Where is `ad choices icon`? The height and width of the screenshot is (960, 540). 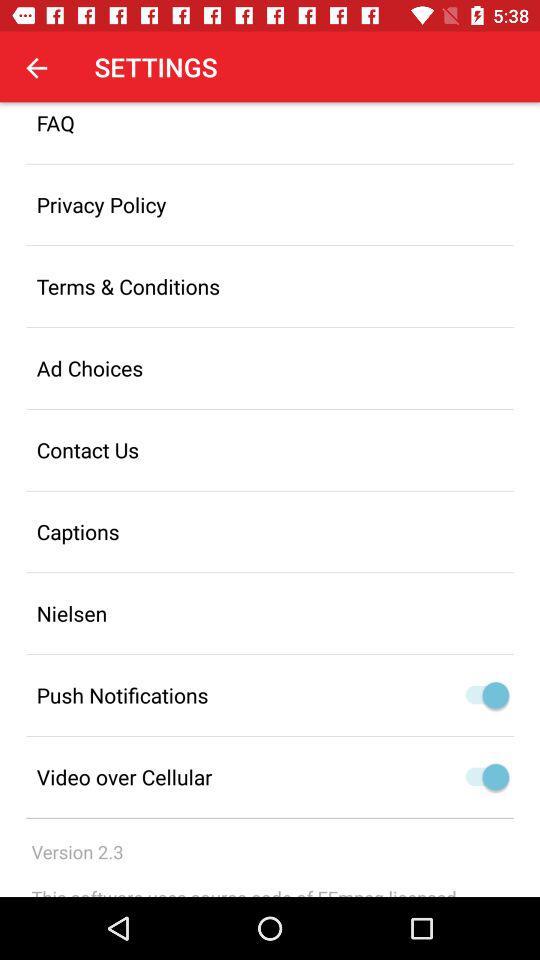
ad choices icon is located at coordinates (270, 367).